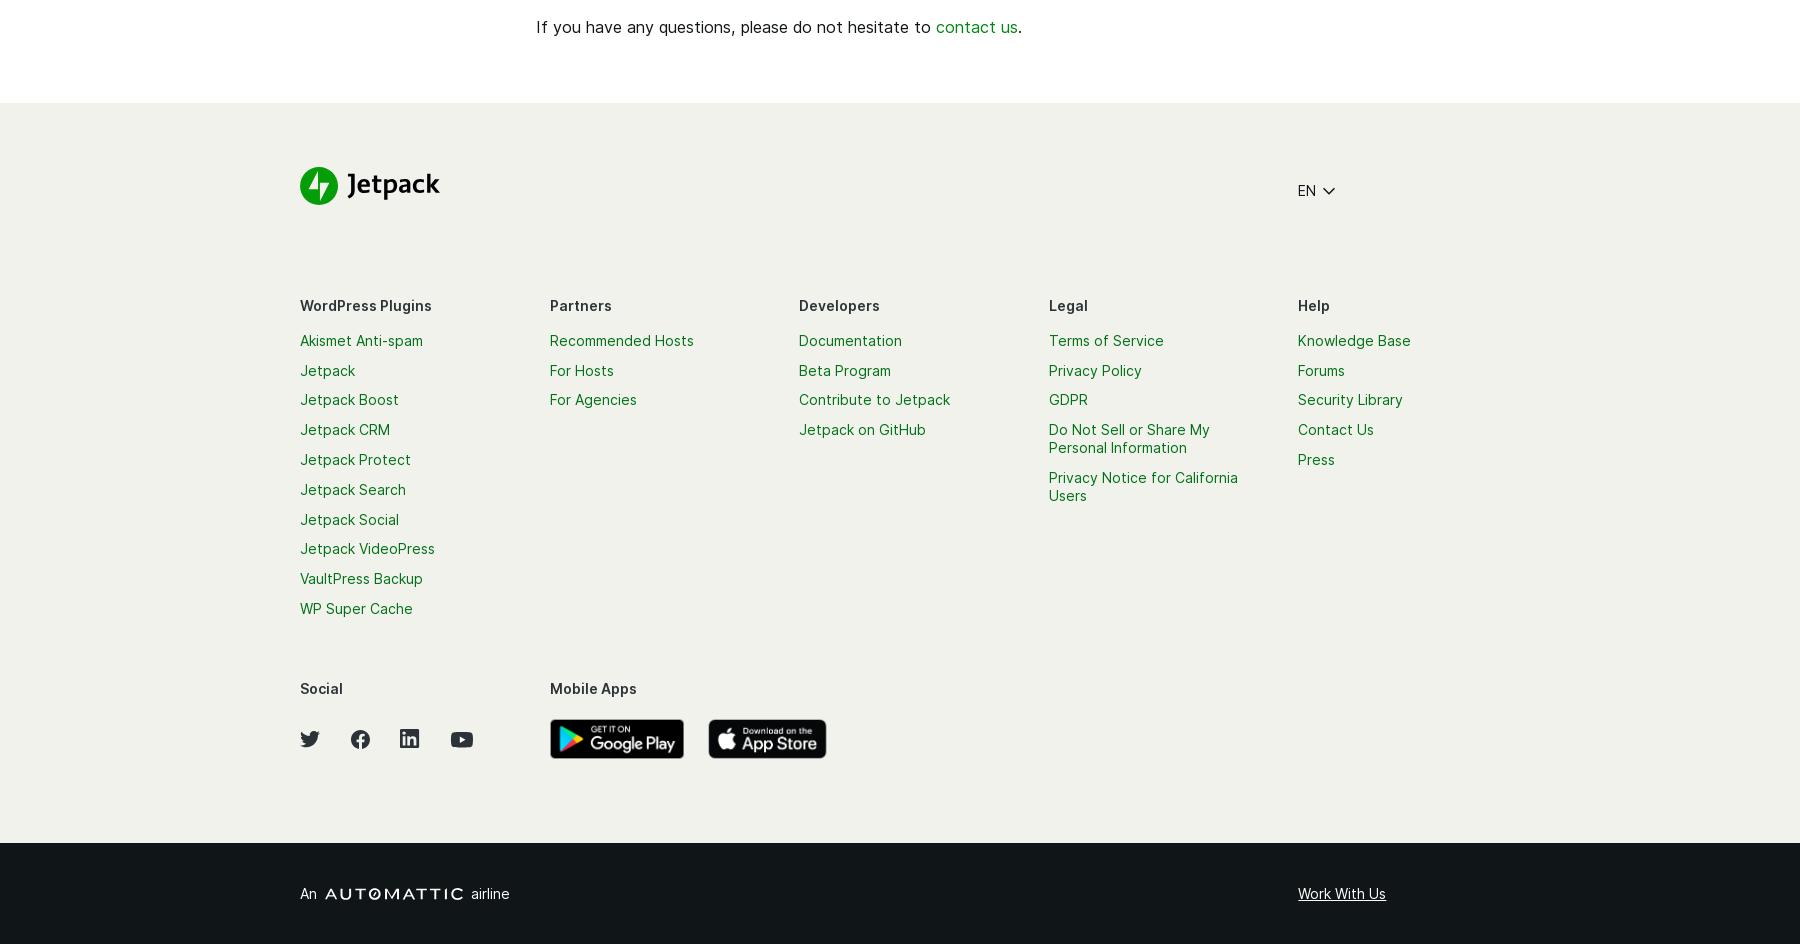 This screenshot has width=1800, height=944. What do you see at coordinates (299, 303) in the screenshot?
I see `'WordPress Plugins'` at bounding box center [299, 303].